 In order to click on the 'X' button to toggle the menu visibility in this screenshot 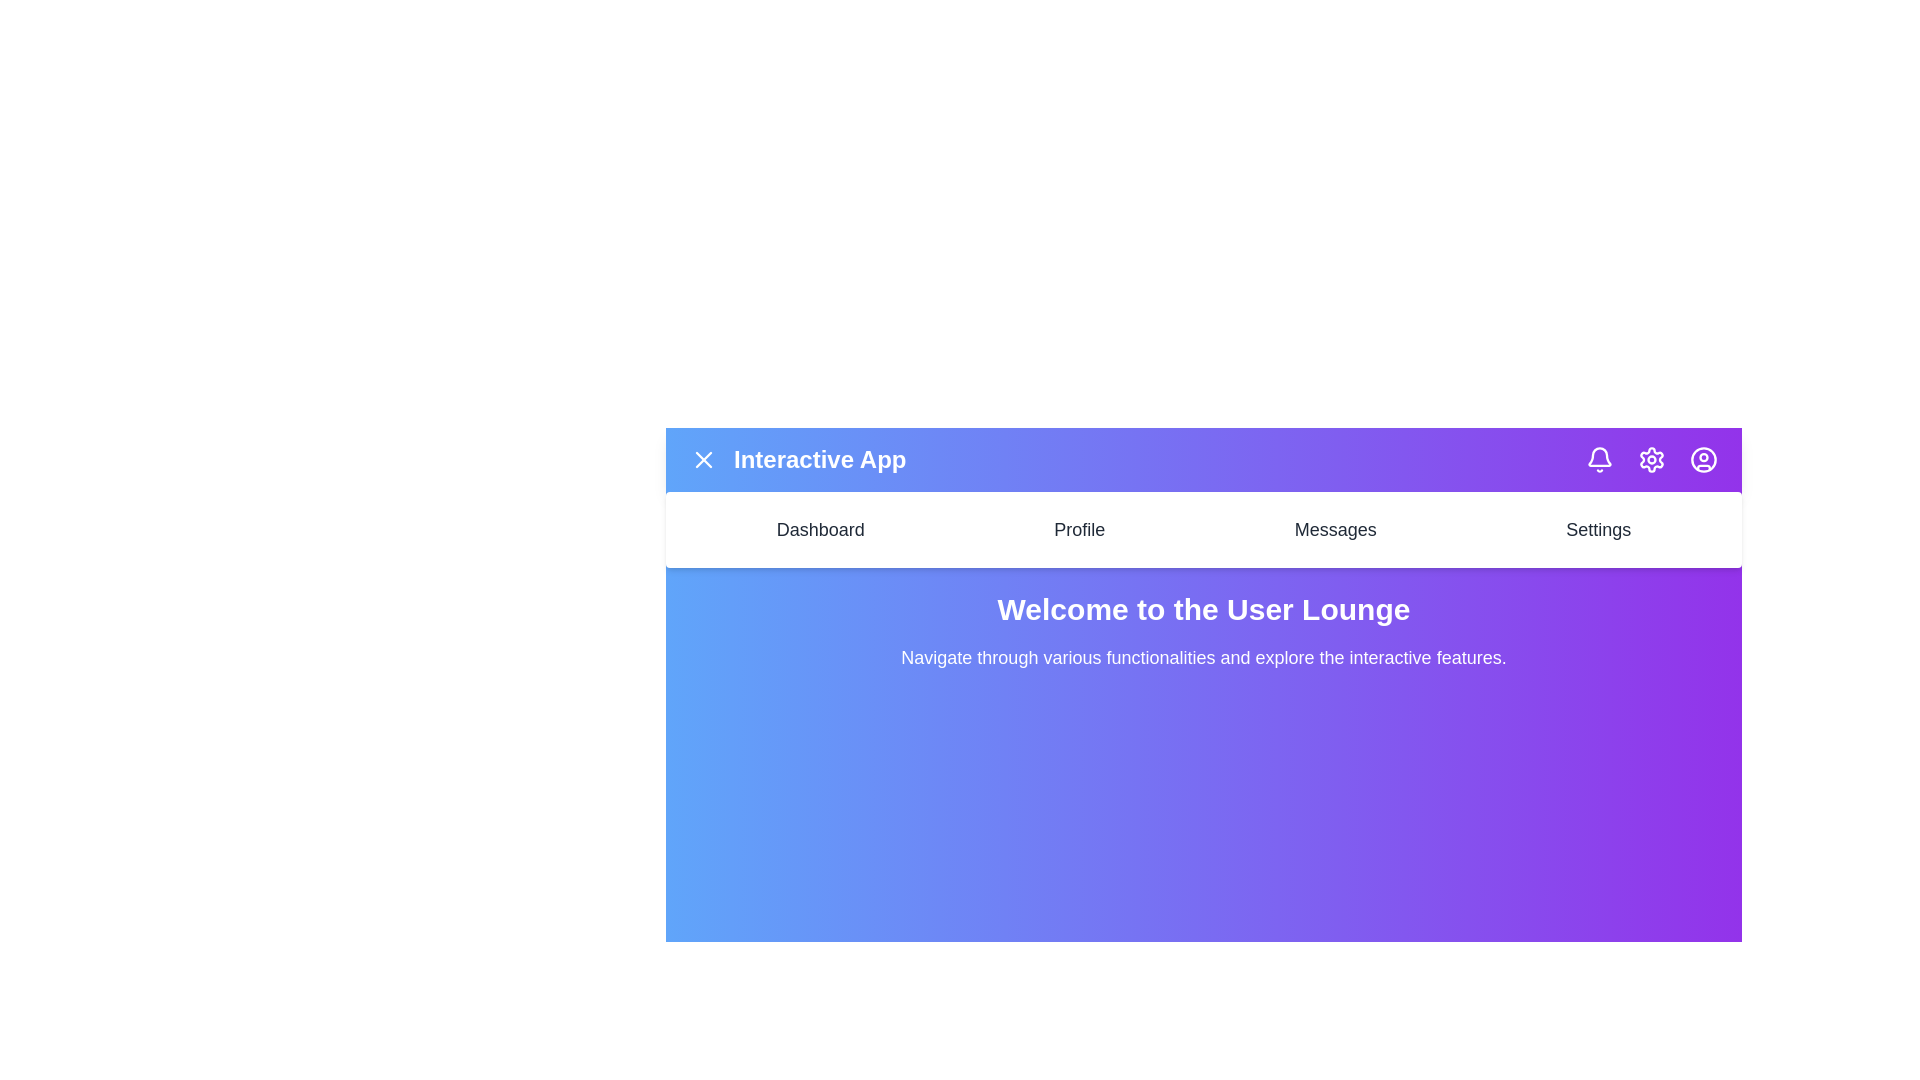, I will do `click(704, 459)`.